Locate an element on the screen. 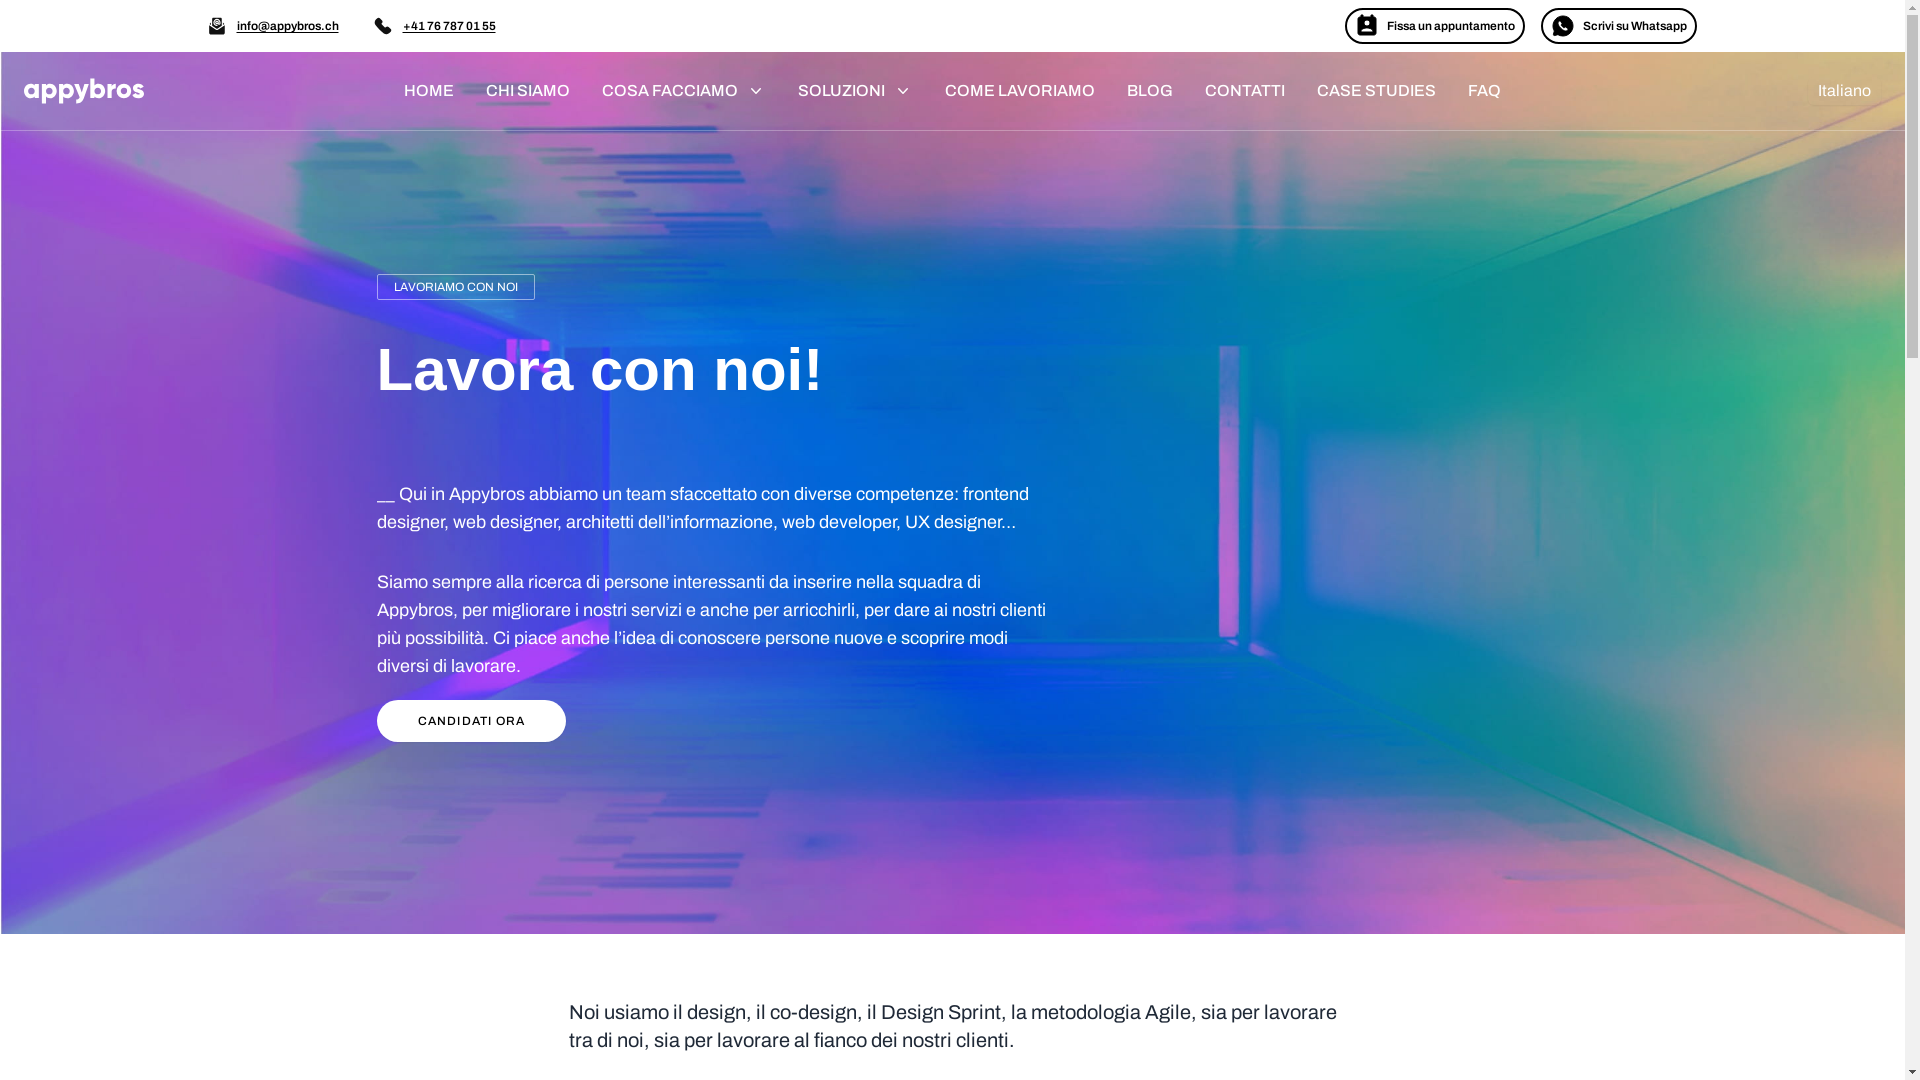 This screenshot has width=1920, height=1080. 'Scrivi su Whatsapp' is located at coordinates (1617, 26).